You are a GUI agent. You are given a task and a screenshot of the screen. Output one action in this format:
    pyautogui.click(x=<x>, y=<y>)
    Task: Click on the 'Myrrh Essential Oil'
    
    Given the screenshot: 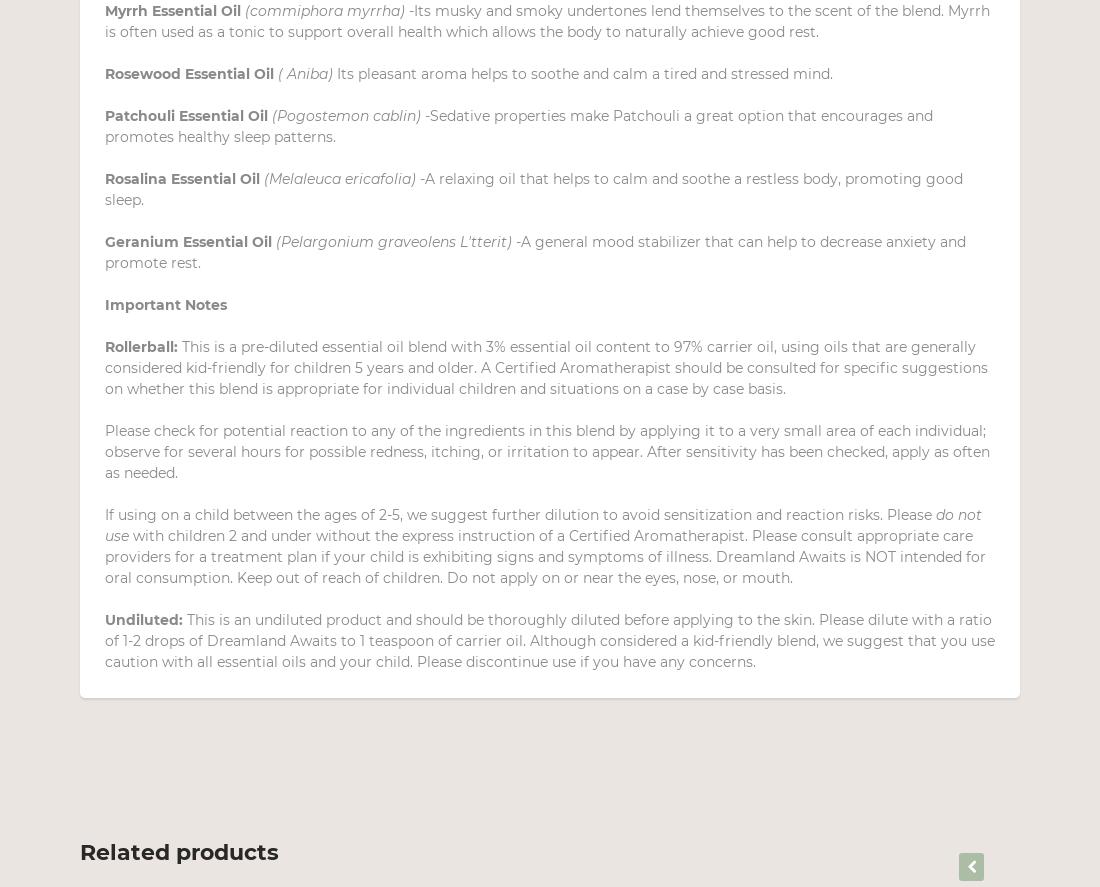 What is the action you would take?
    pyautogui.click(x=174, y=10)
    